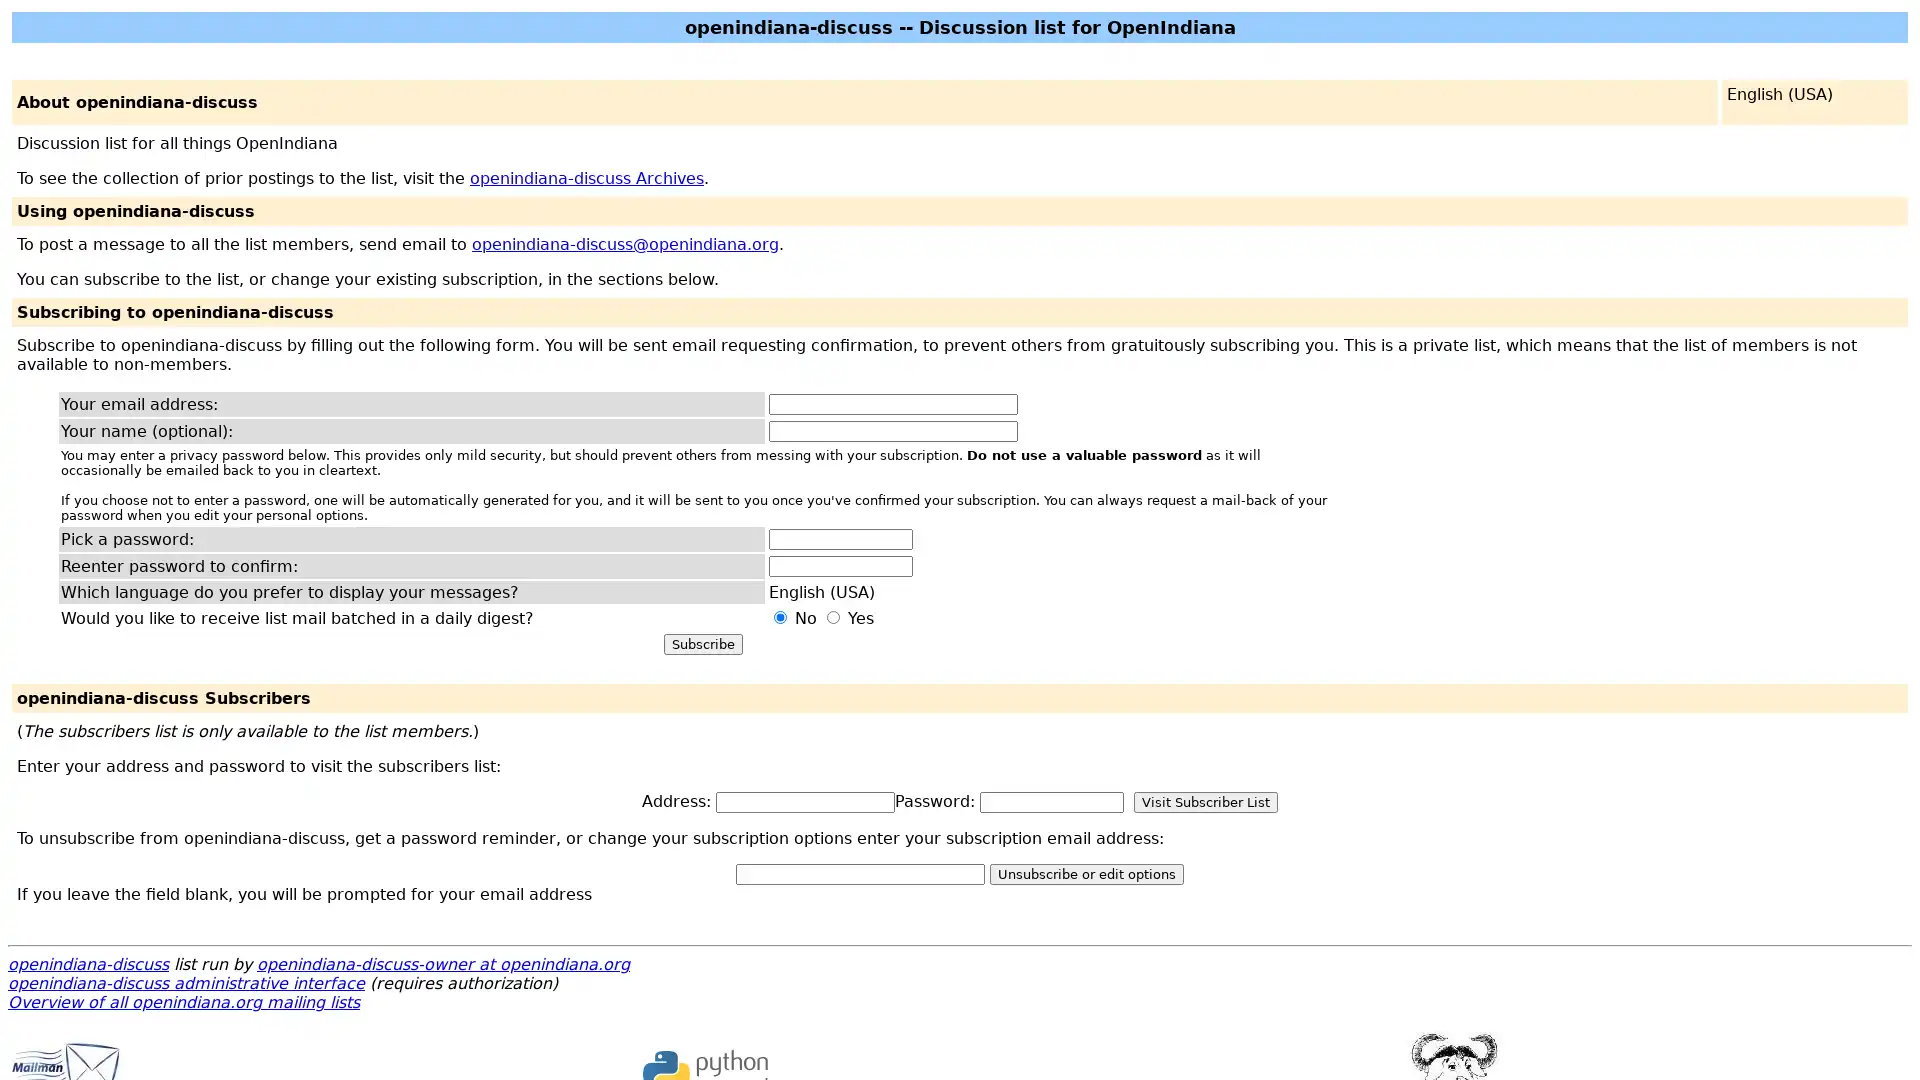 This screenshot has height=1080, width=1920. What do you see at coordinates (702, 644) in the screenshot?
I see `Subscribe` at bounding box center [702, 644].